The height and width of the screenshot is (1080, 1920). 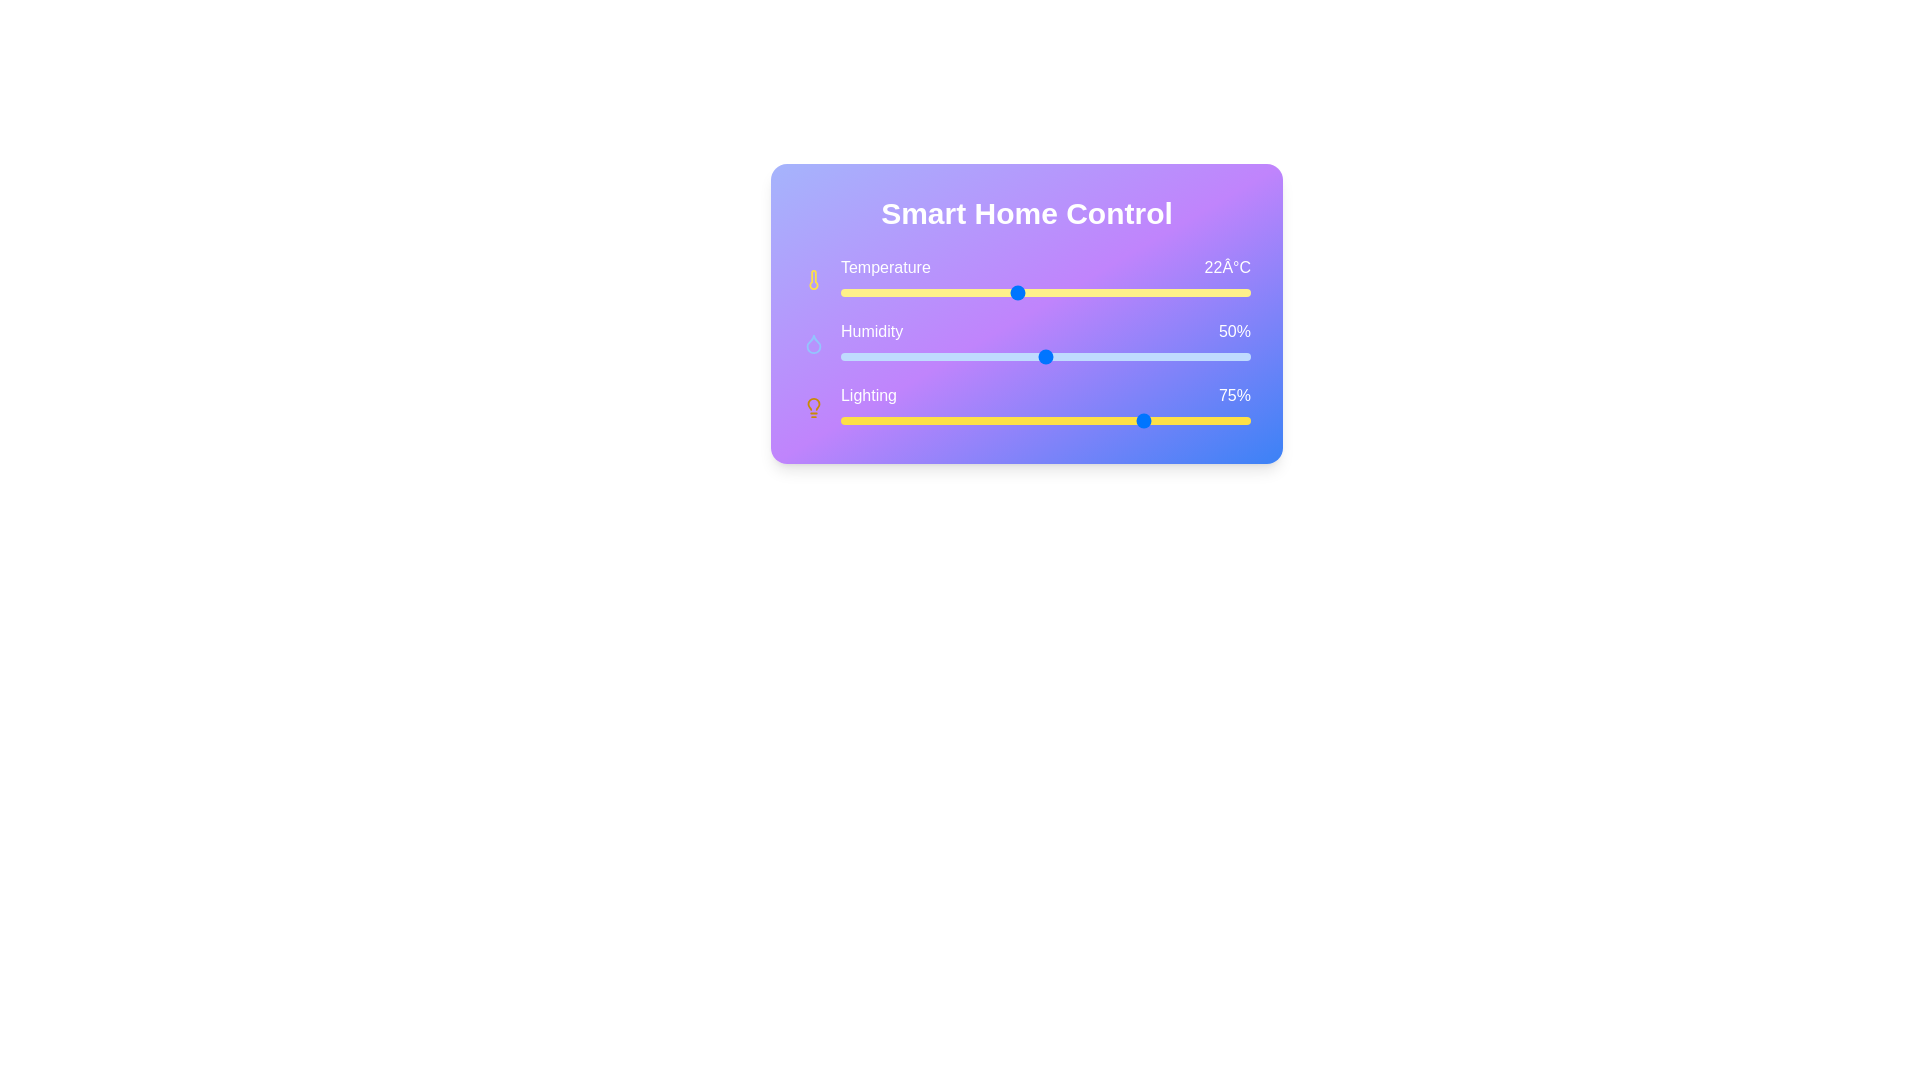 I want to click on the temperature slider to set the temperature to 28°C, so click(x=1192, y=293).